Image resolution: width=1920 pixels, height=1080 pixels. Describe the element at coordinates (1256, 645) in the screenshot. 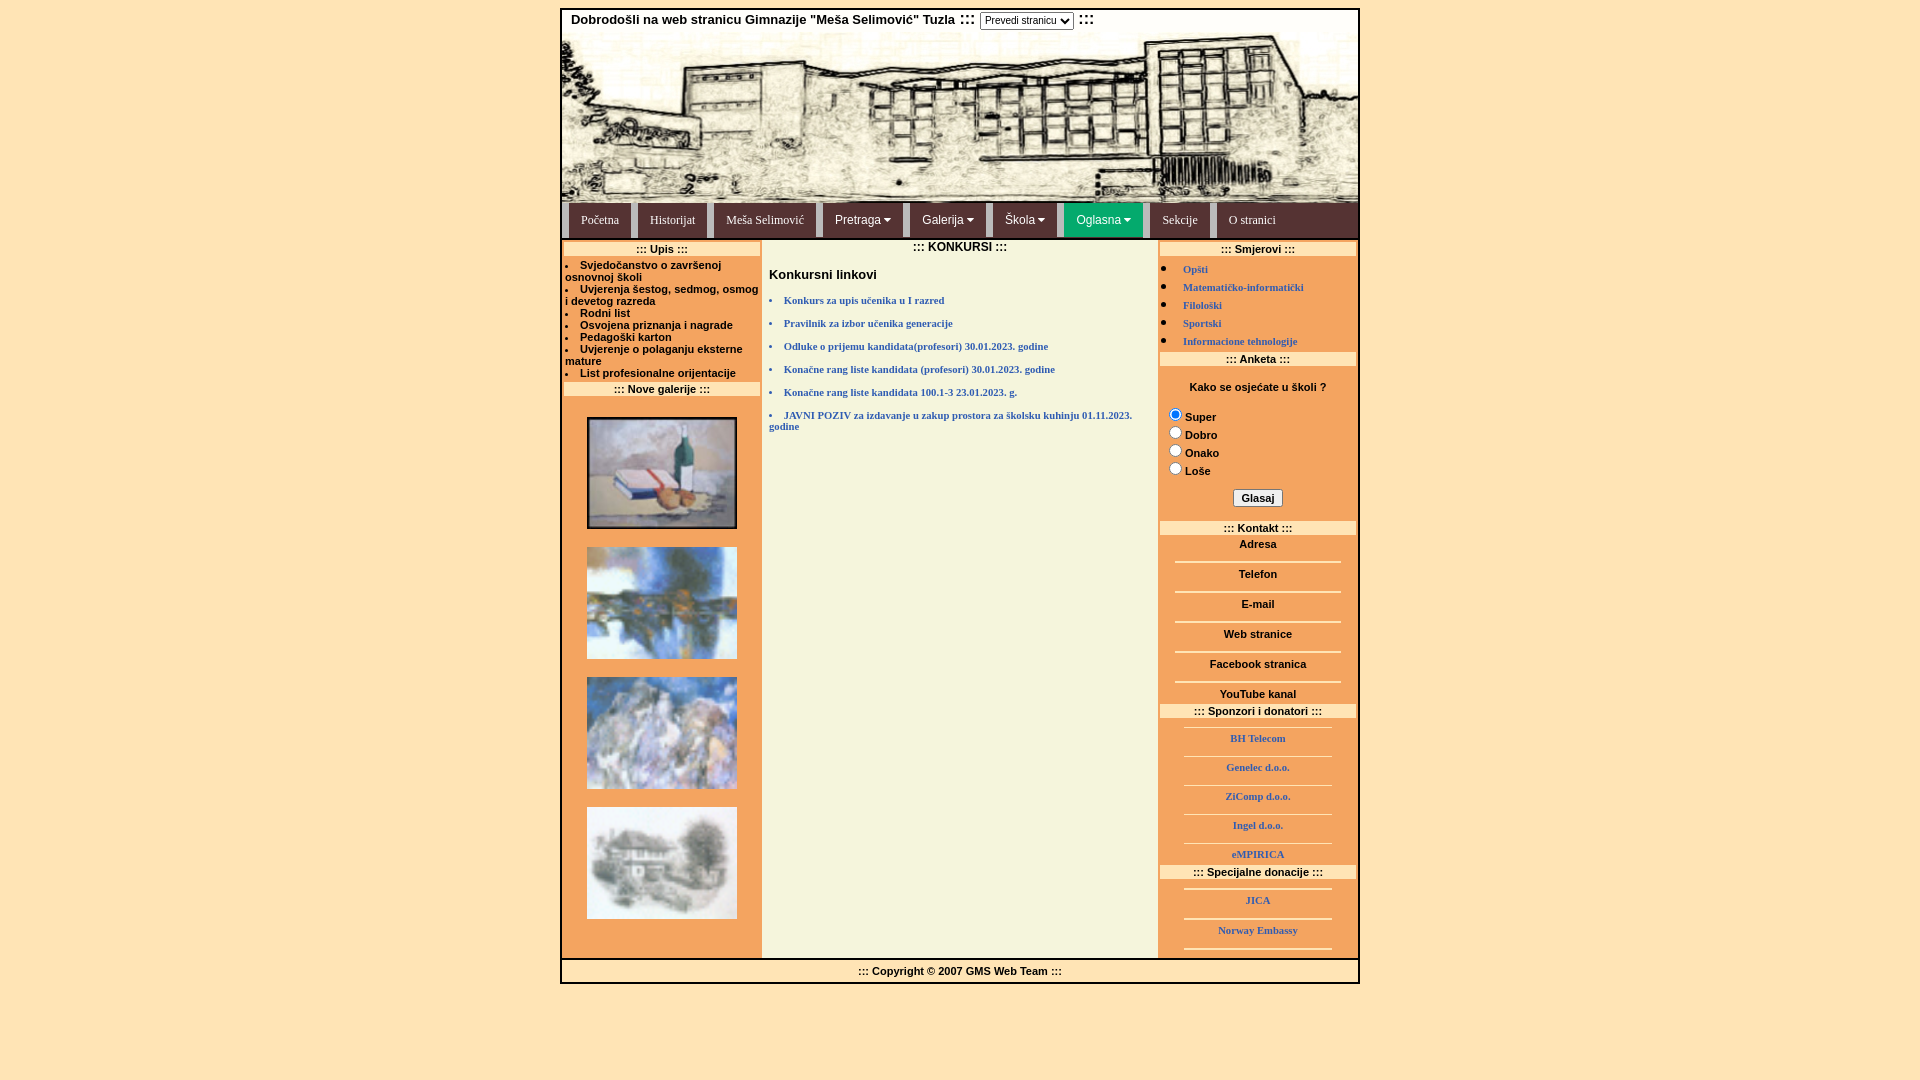

I see `'www.gmstz.com.ba'` at that location.